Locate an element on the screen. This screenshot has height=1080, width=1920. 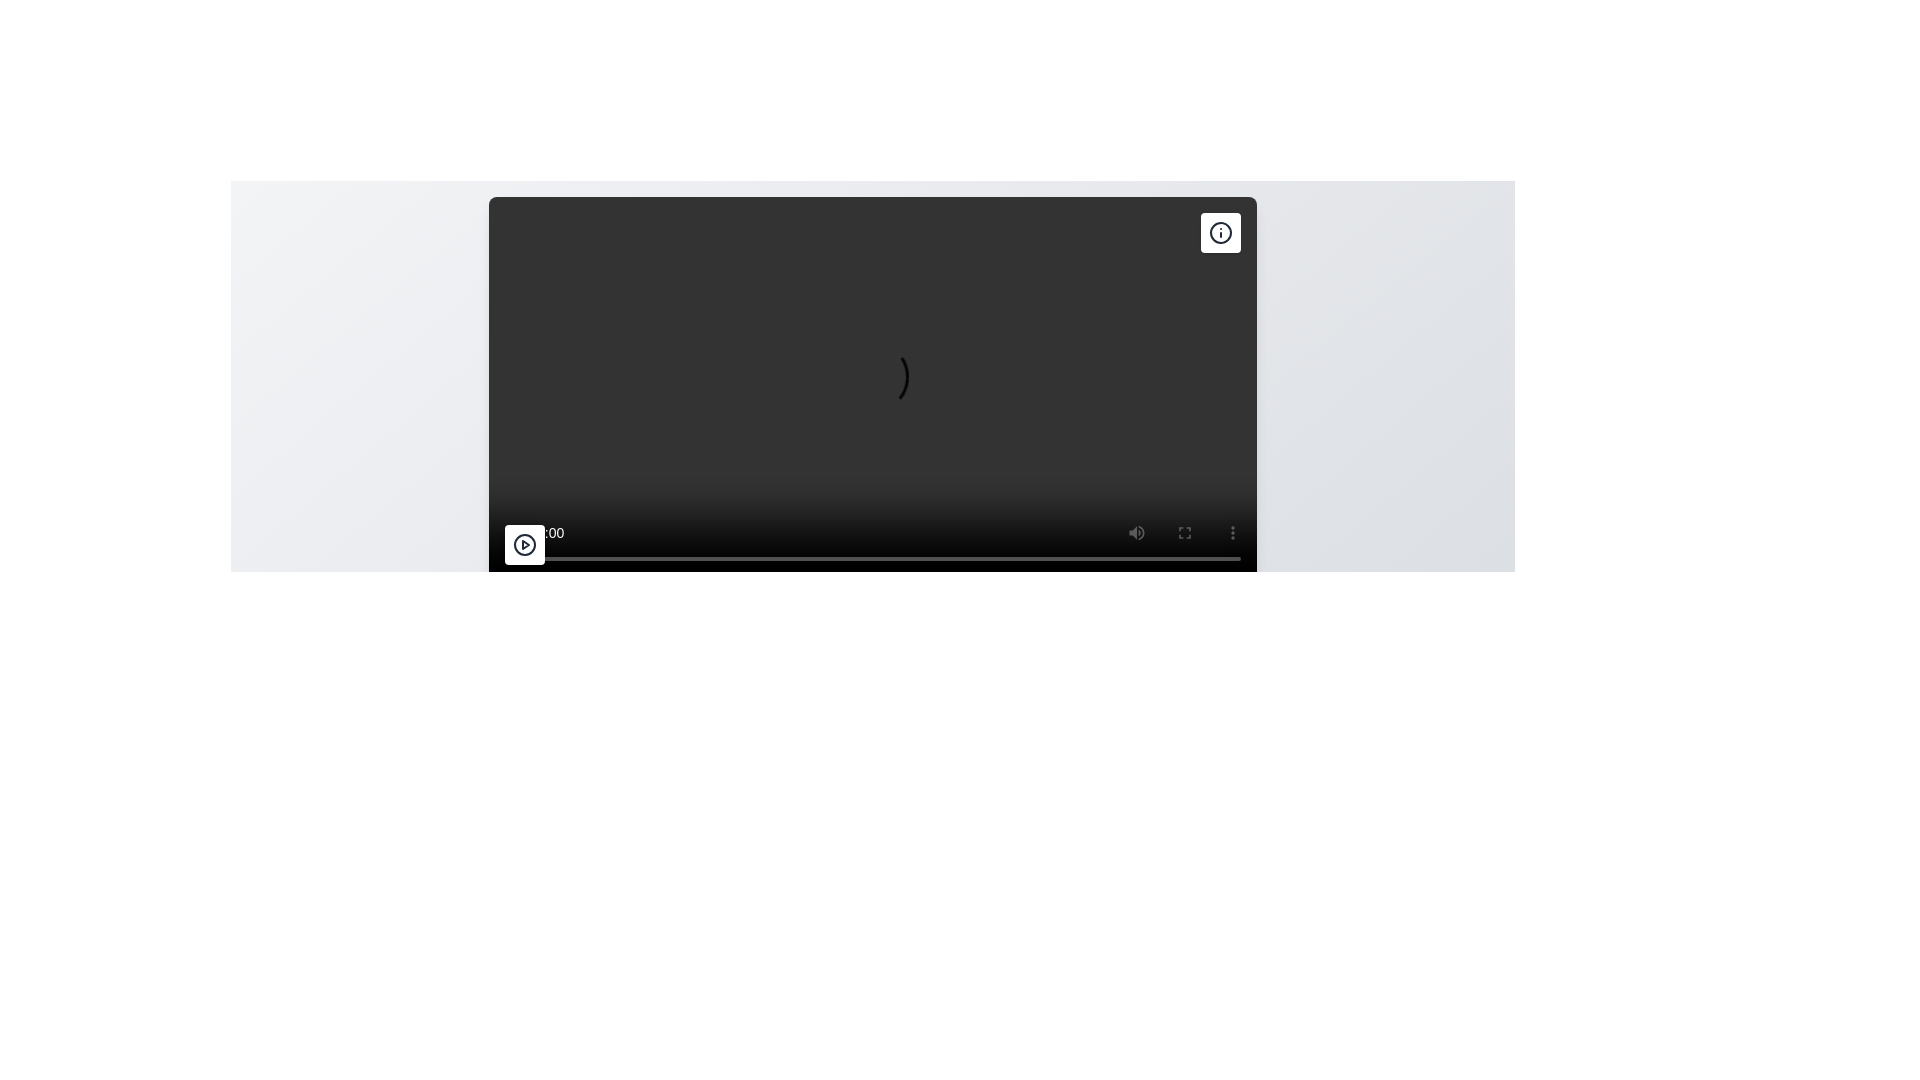
the Circle element within the SVG graphic, which serves as an 'info' icon located at the top-right corner of the interface is located at coordinates (1219, 231).